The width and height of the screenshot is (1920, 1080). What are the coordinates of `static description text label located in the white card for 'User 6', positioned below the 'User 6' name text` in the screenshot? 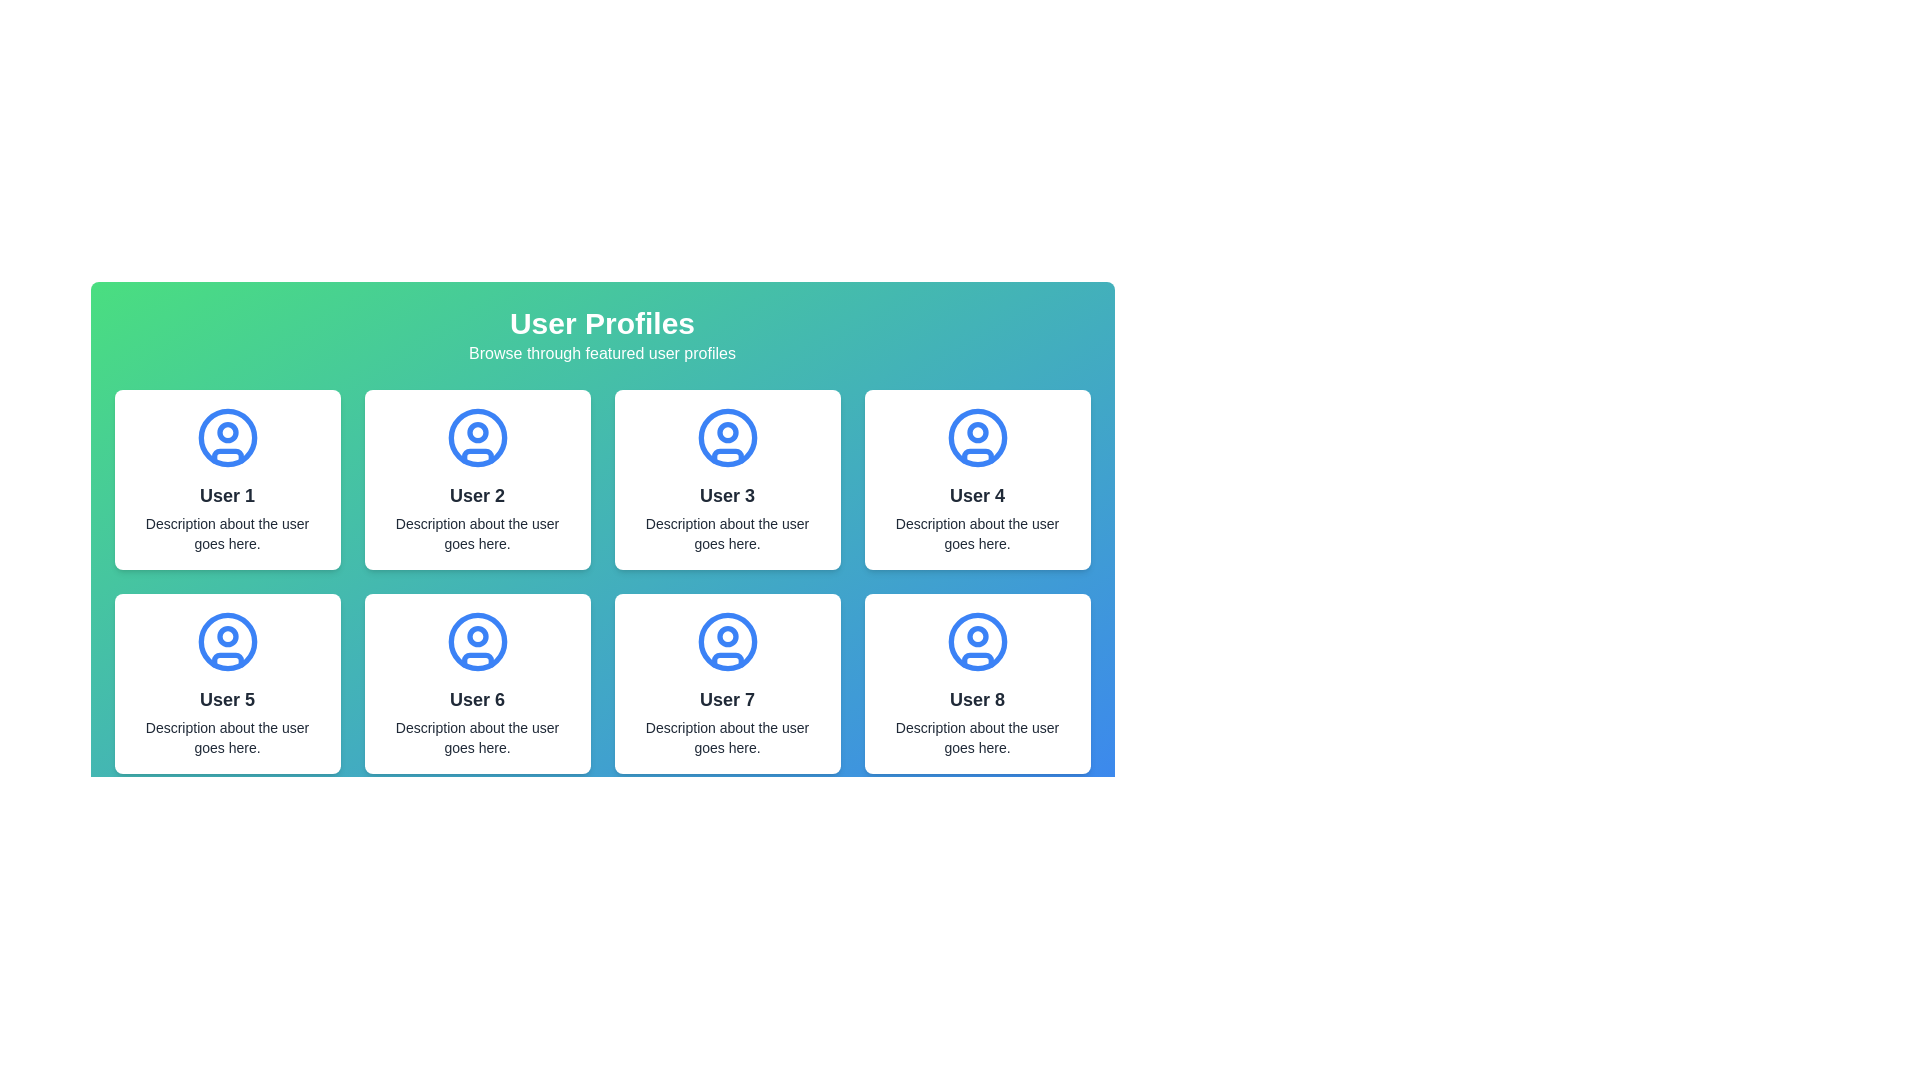 It's located at (476, 737).